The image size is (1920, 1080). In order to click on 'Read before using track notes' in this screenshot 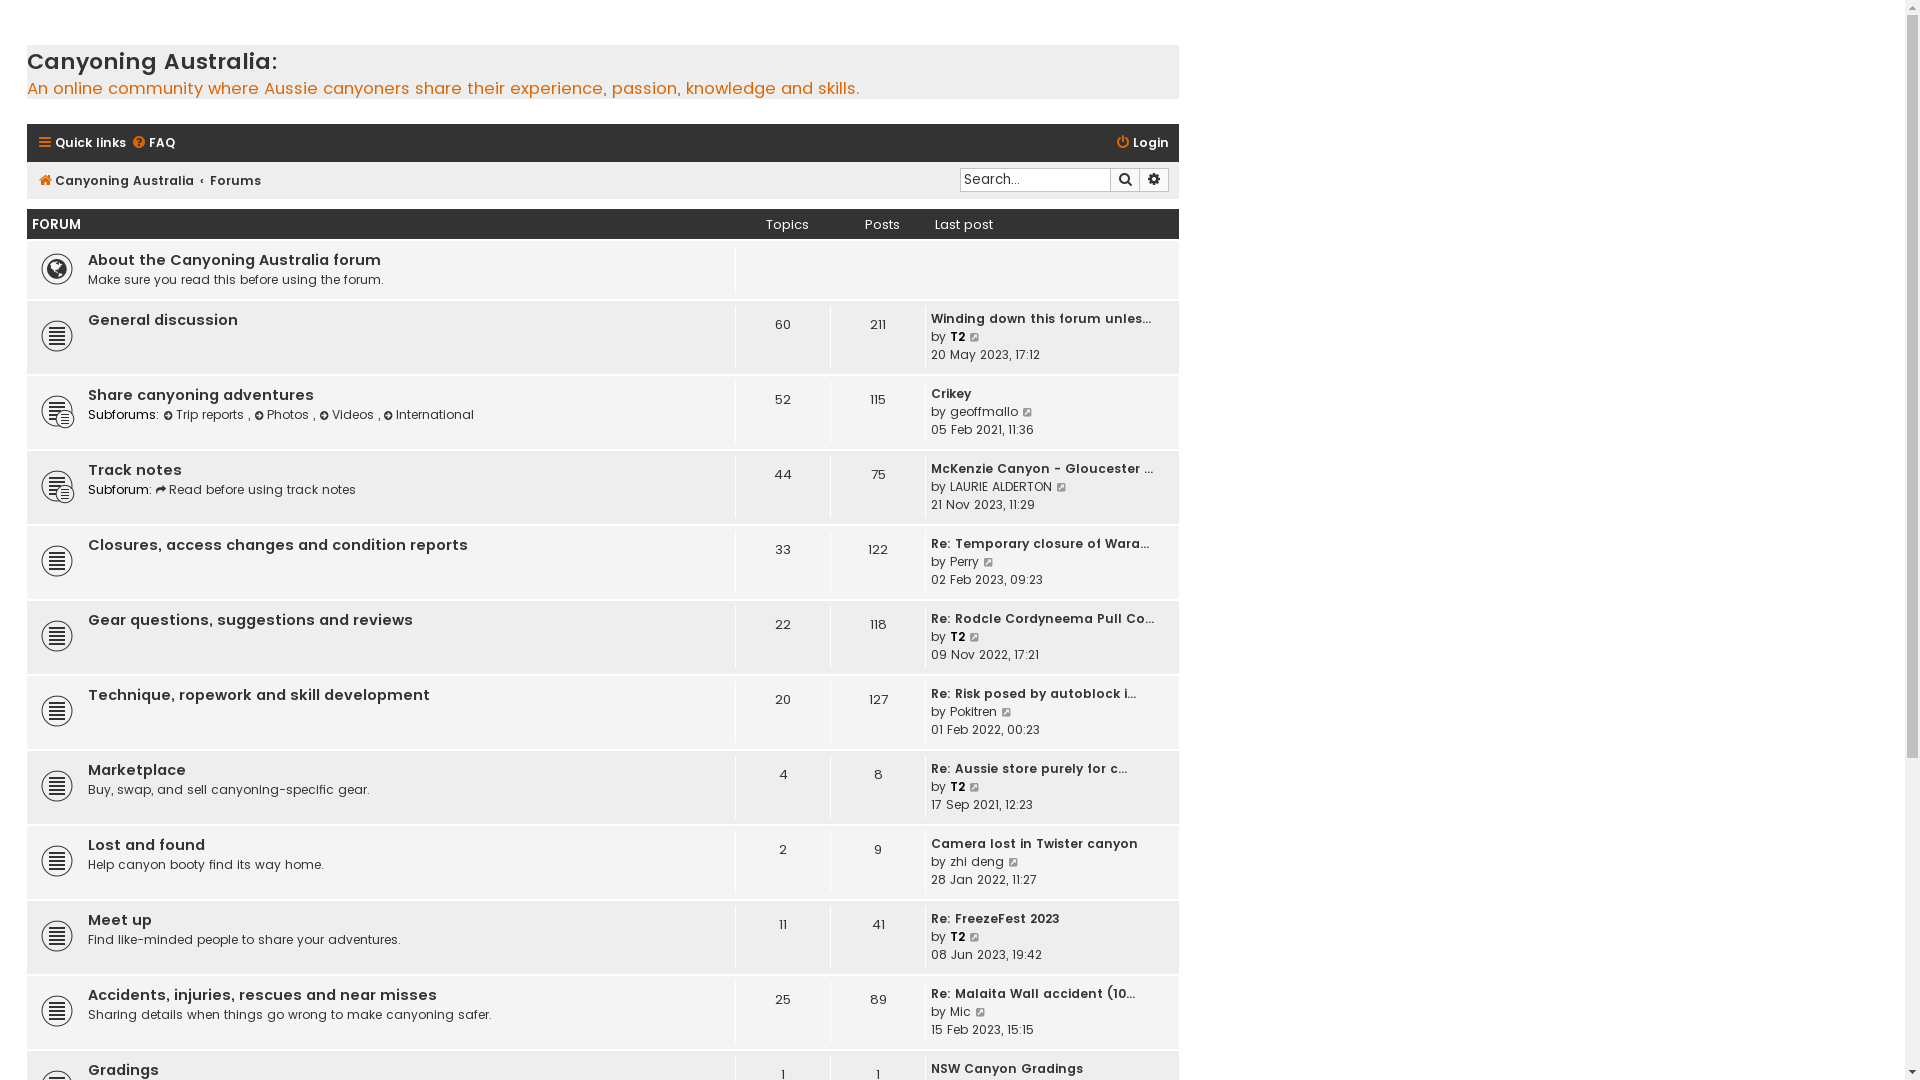, I will do `click(254, 489)`.